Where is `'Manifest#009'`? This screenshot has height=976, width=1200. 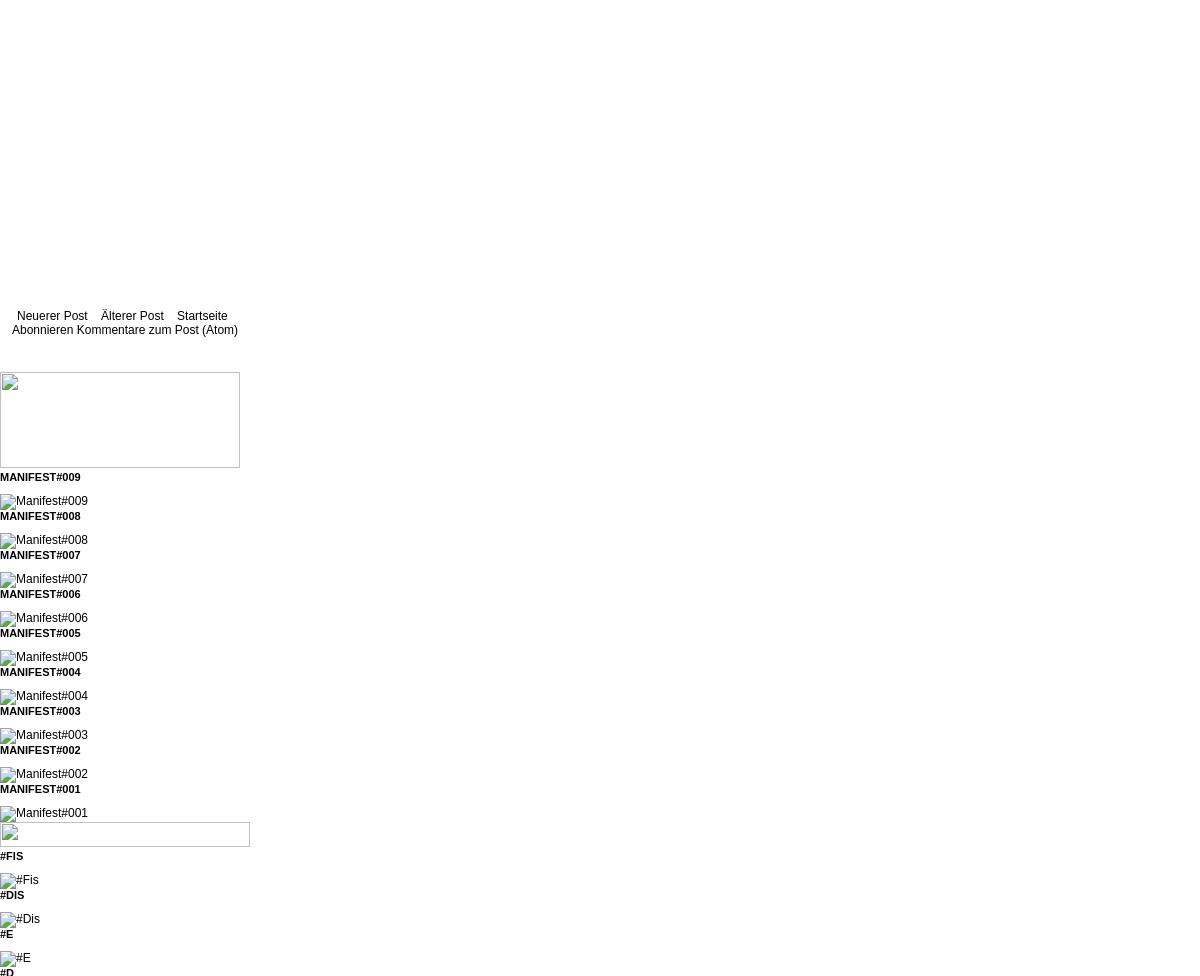
'Manifest#009' is located at coordinates (39, 475).